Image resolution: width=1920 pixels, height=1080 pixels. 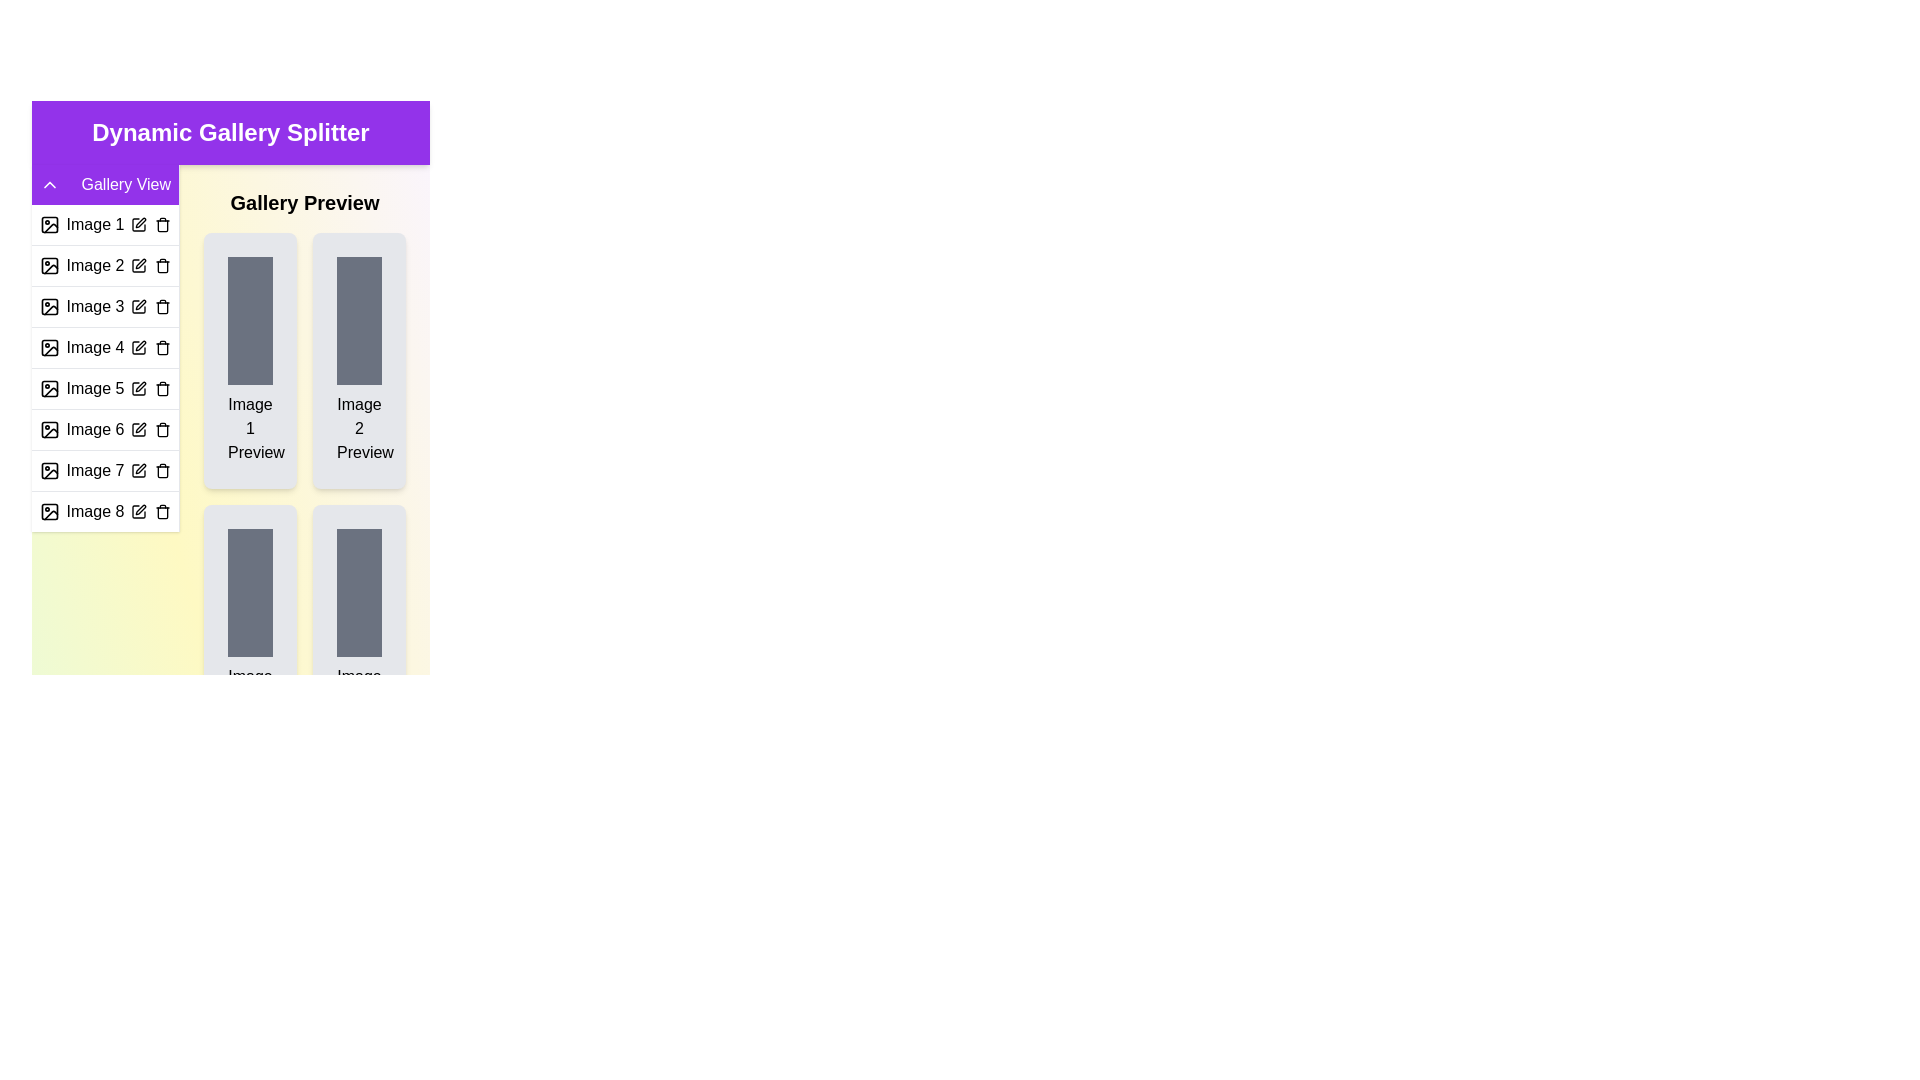 I want to click on the pencil-like edit icon located within the horizontal group of icon buttons next to the 'Image 6' label, so click(x=149, y=428).